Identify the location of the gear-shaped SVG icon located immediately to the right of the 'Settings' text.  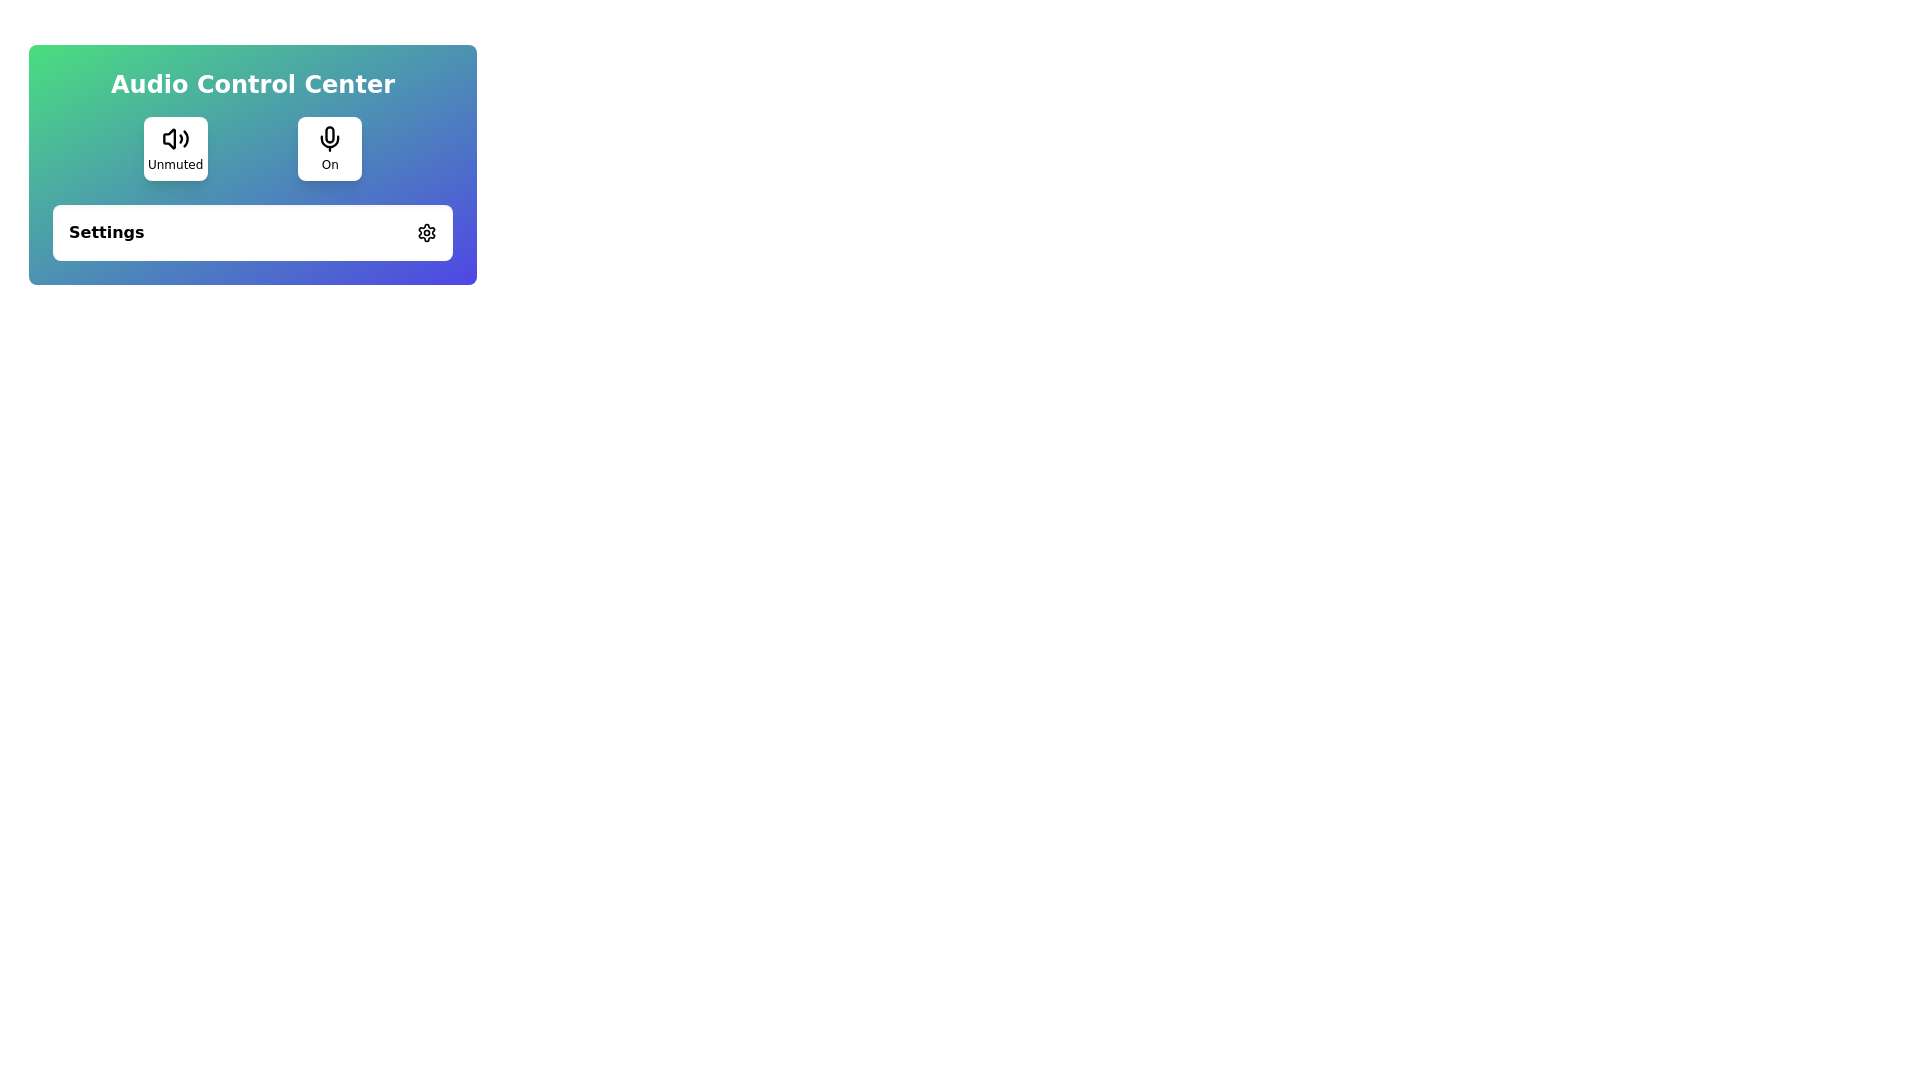
(426, 231).